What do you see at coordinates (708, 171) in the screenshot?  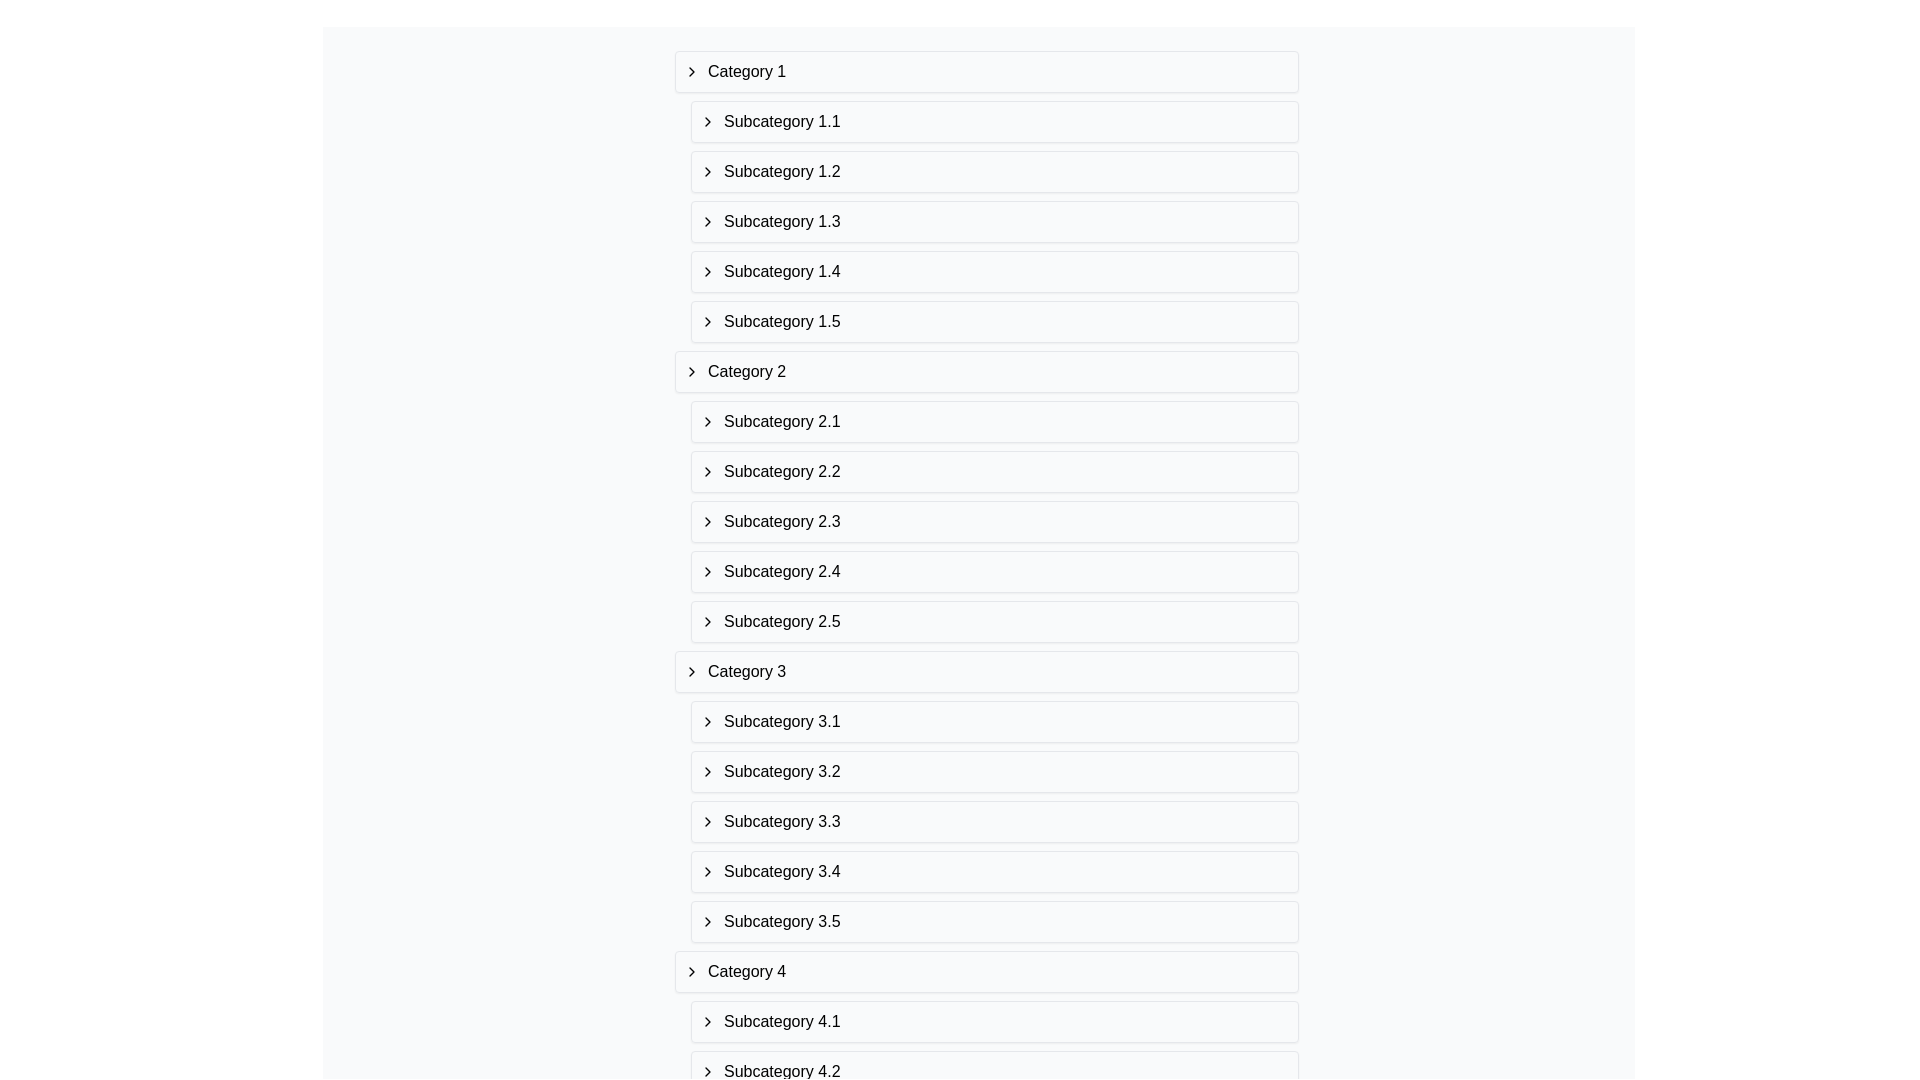 I see `the chevron icon located to the left of the text 'Subcategory 1.2'` at bounding box center [708, 171].